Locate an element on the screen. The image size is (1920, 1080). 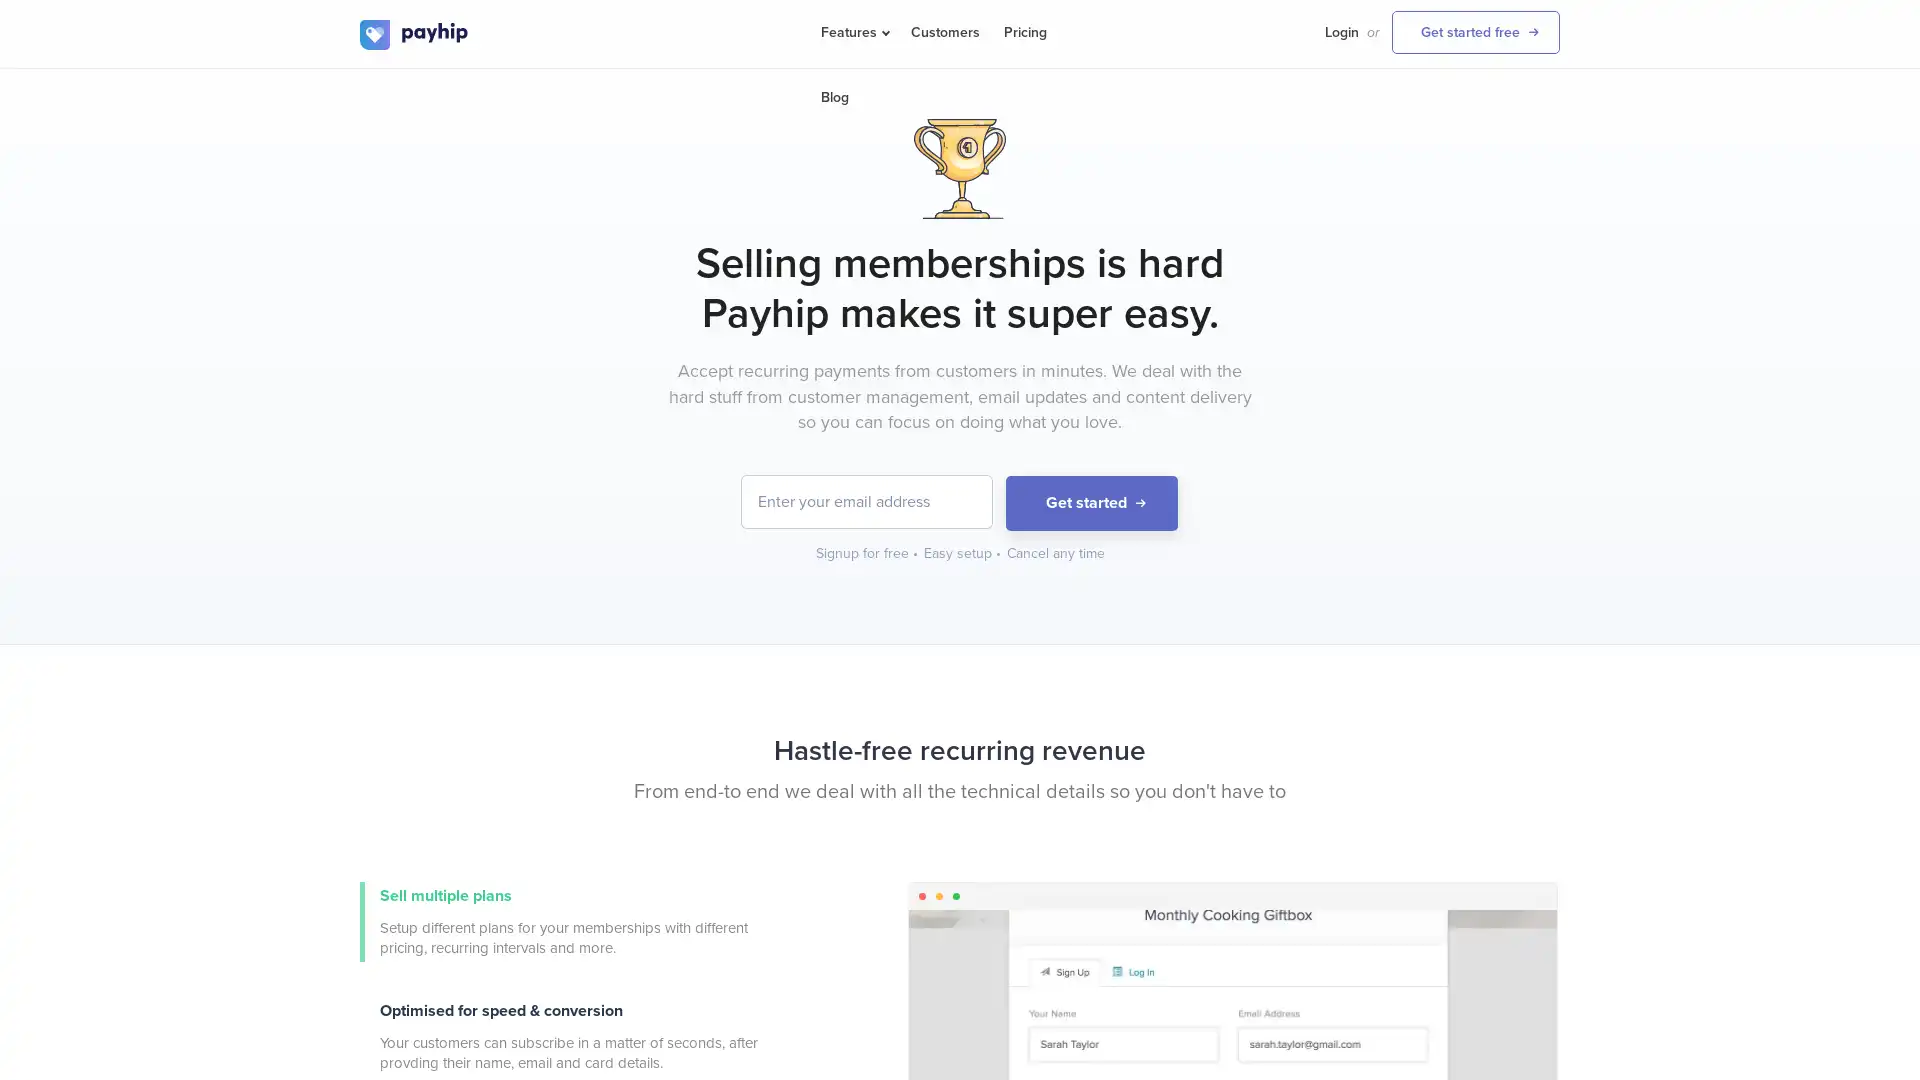
Get started is located at coordinates (1090, 502).